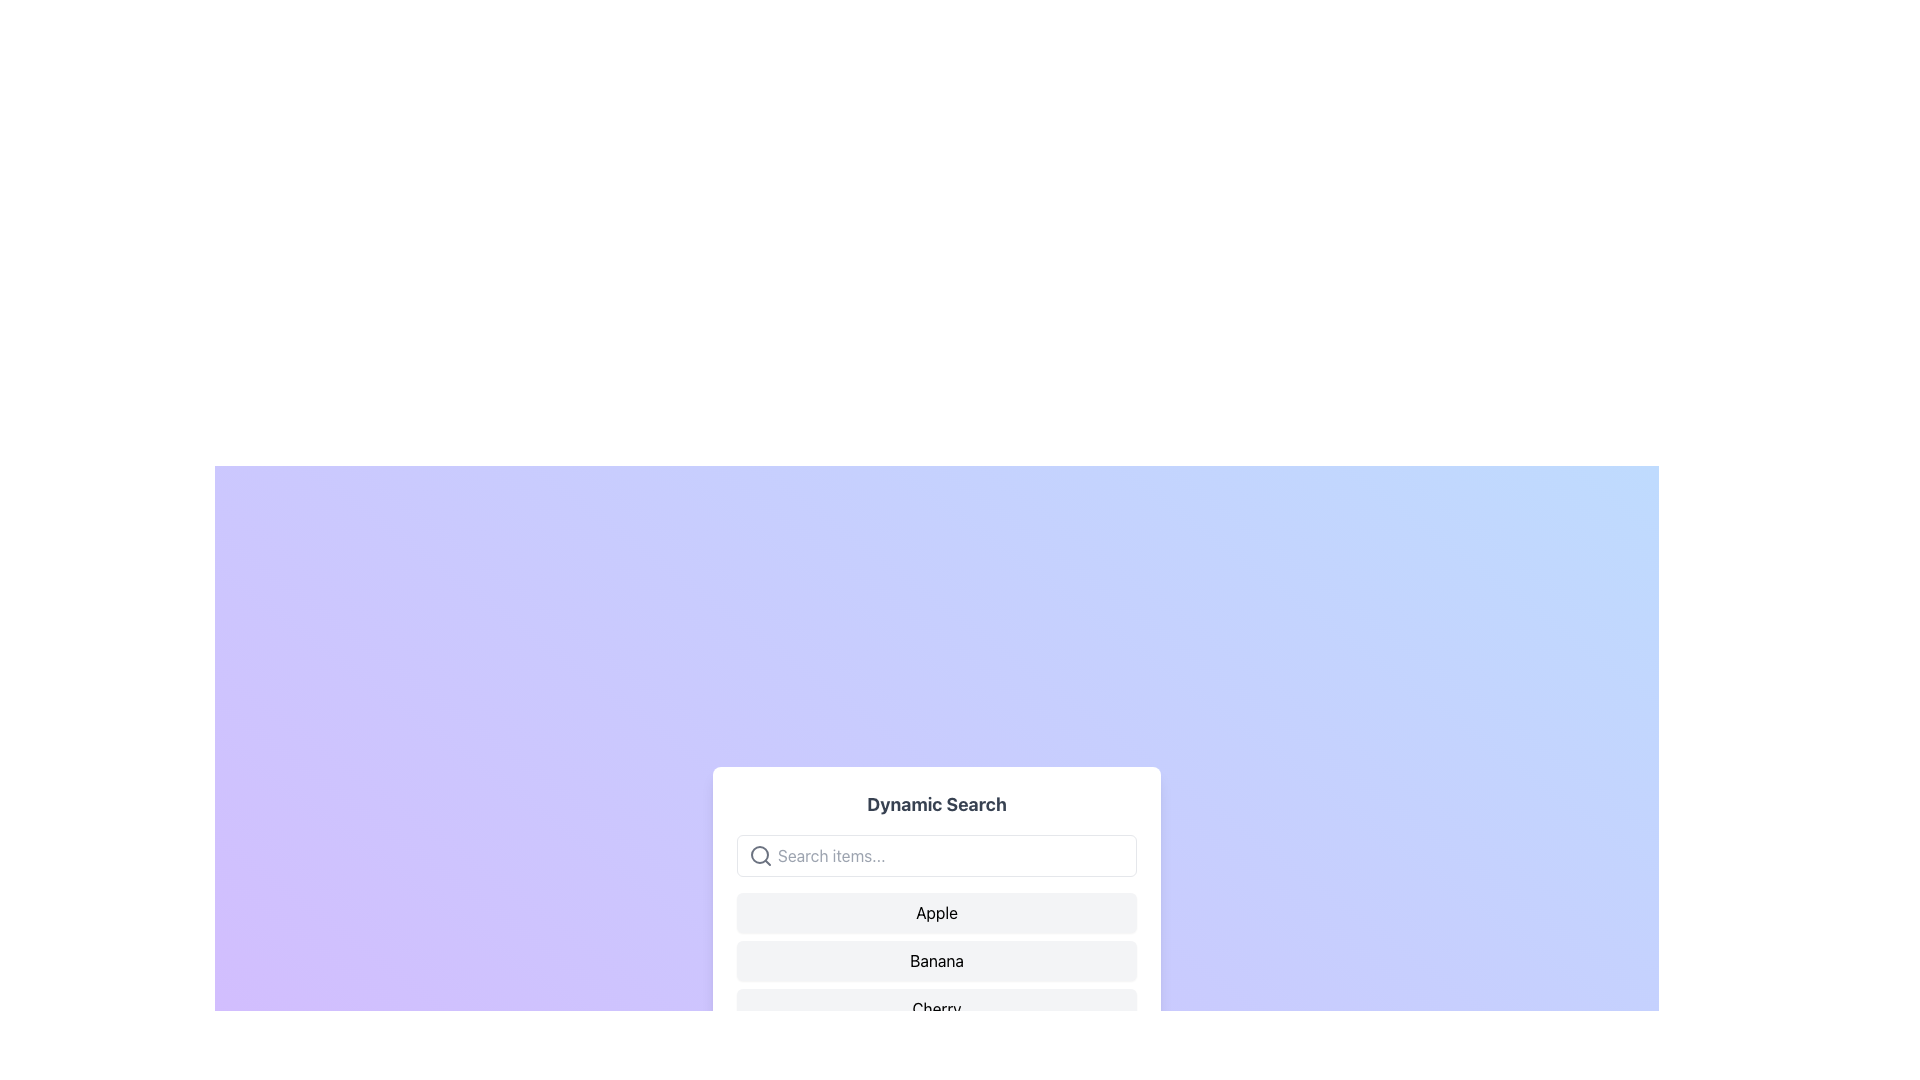 The height and width of the screenshot is (1080, 1920). Describe the element at coordinates (935, 959) in the screenshot. I see `the List item labeled 'Banana', which is the second option in a vertical list, positioned below 'Apple' and above 'Cherry'` at that location.